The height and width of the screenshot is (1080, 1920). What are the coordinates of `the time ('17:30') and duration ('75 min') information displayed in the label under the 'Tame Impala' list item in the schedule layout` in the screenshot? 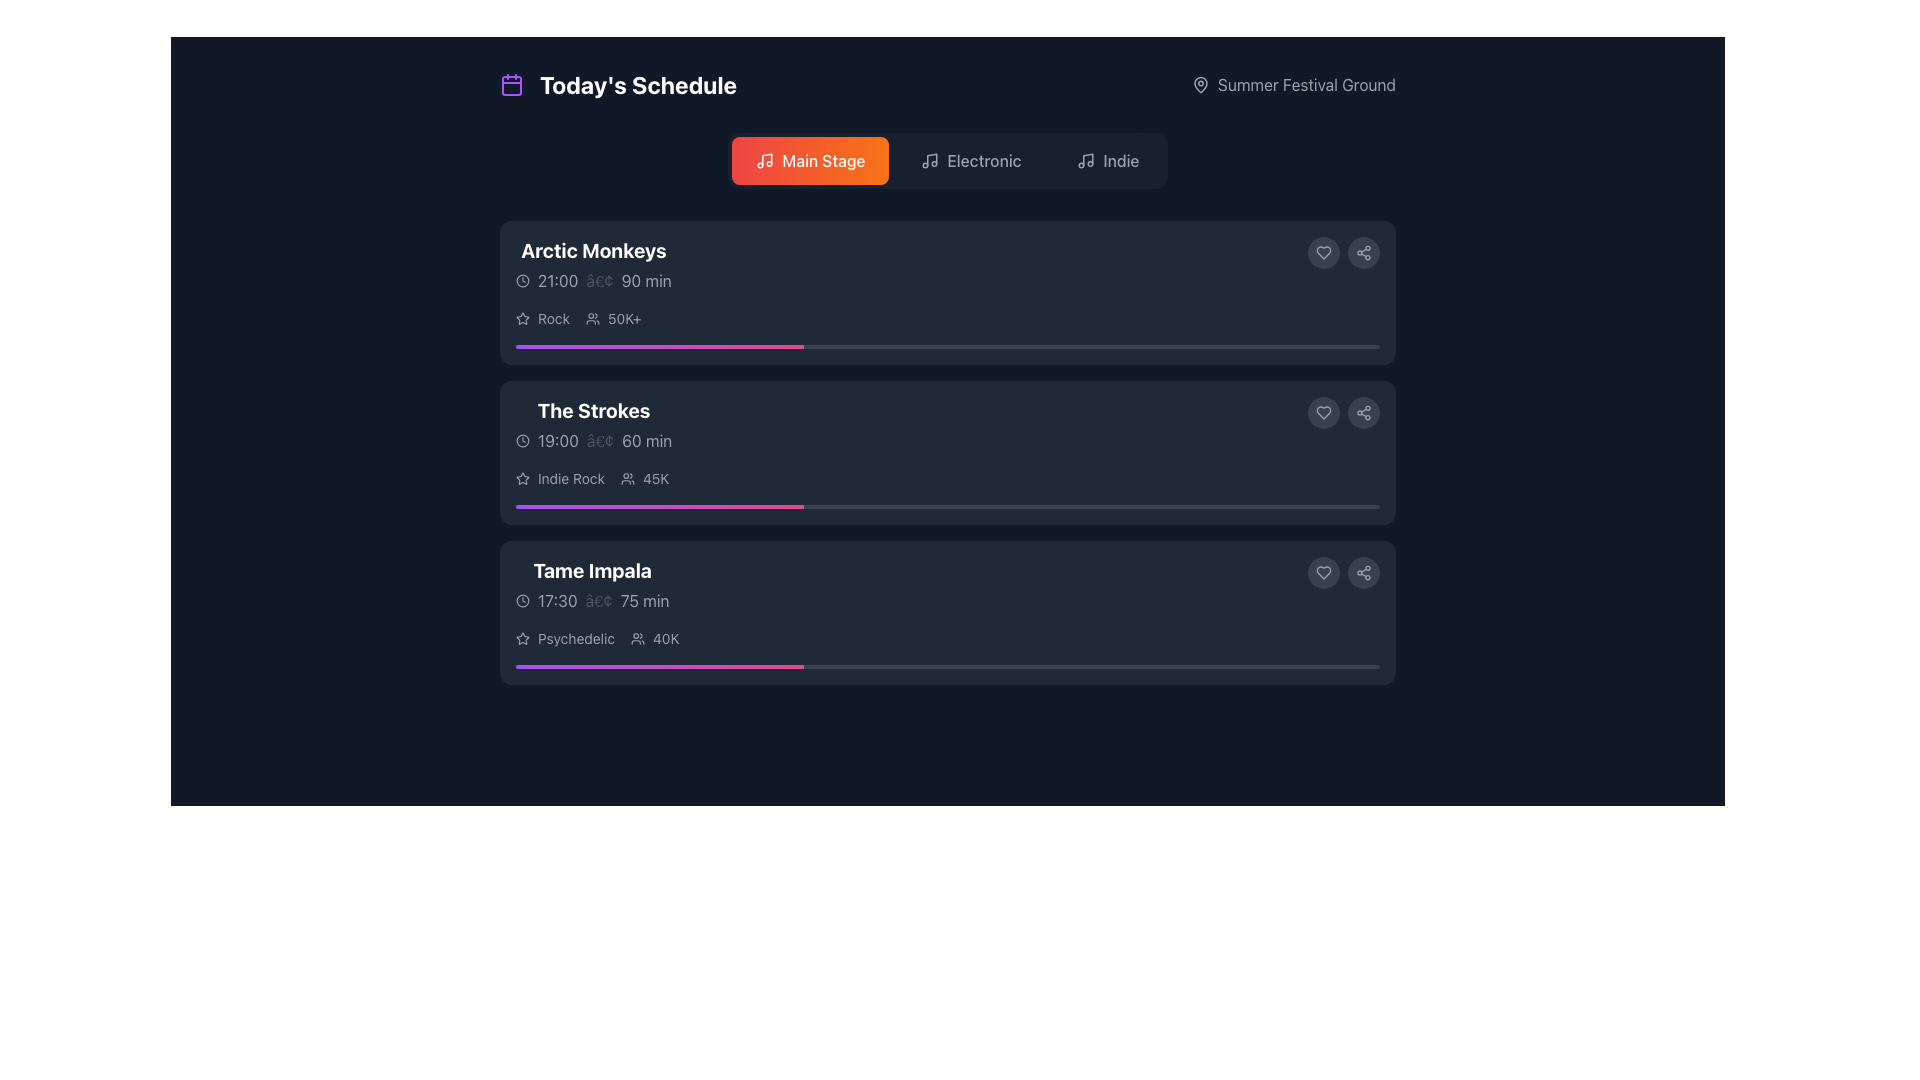 It's located at (591, 600).